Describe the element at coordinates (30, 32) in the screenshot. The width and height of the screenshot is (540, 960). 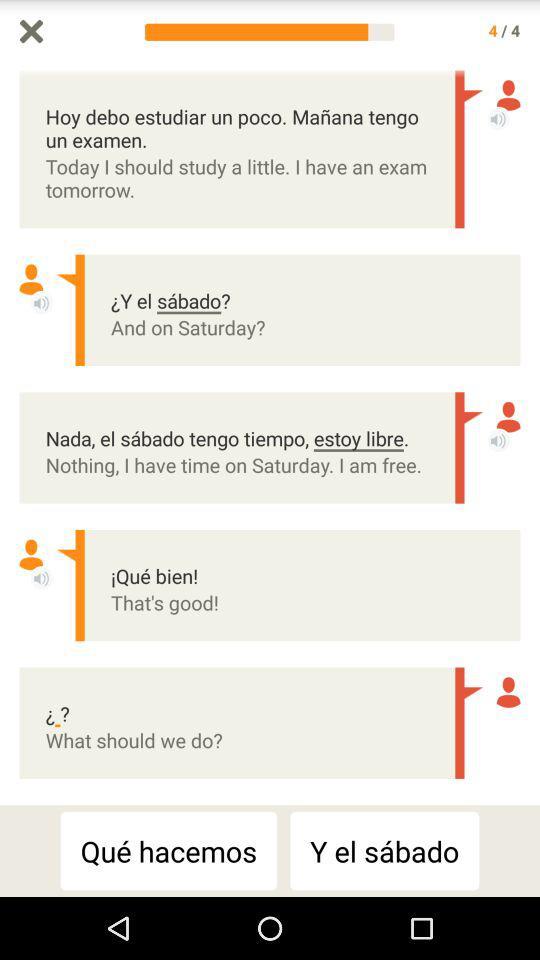
I see `the close icon` at that location.